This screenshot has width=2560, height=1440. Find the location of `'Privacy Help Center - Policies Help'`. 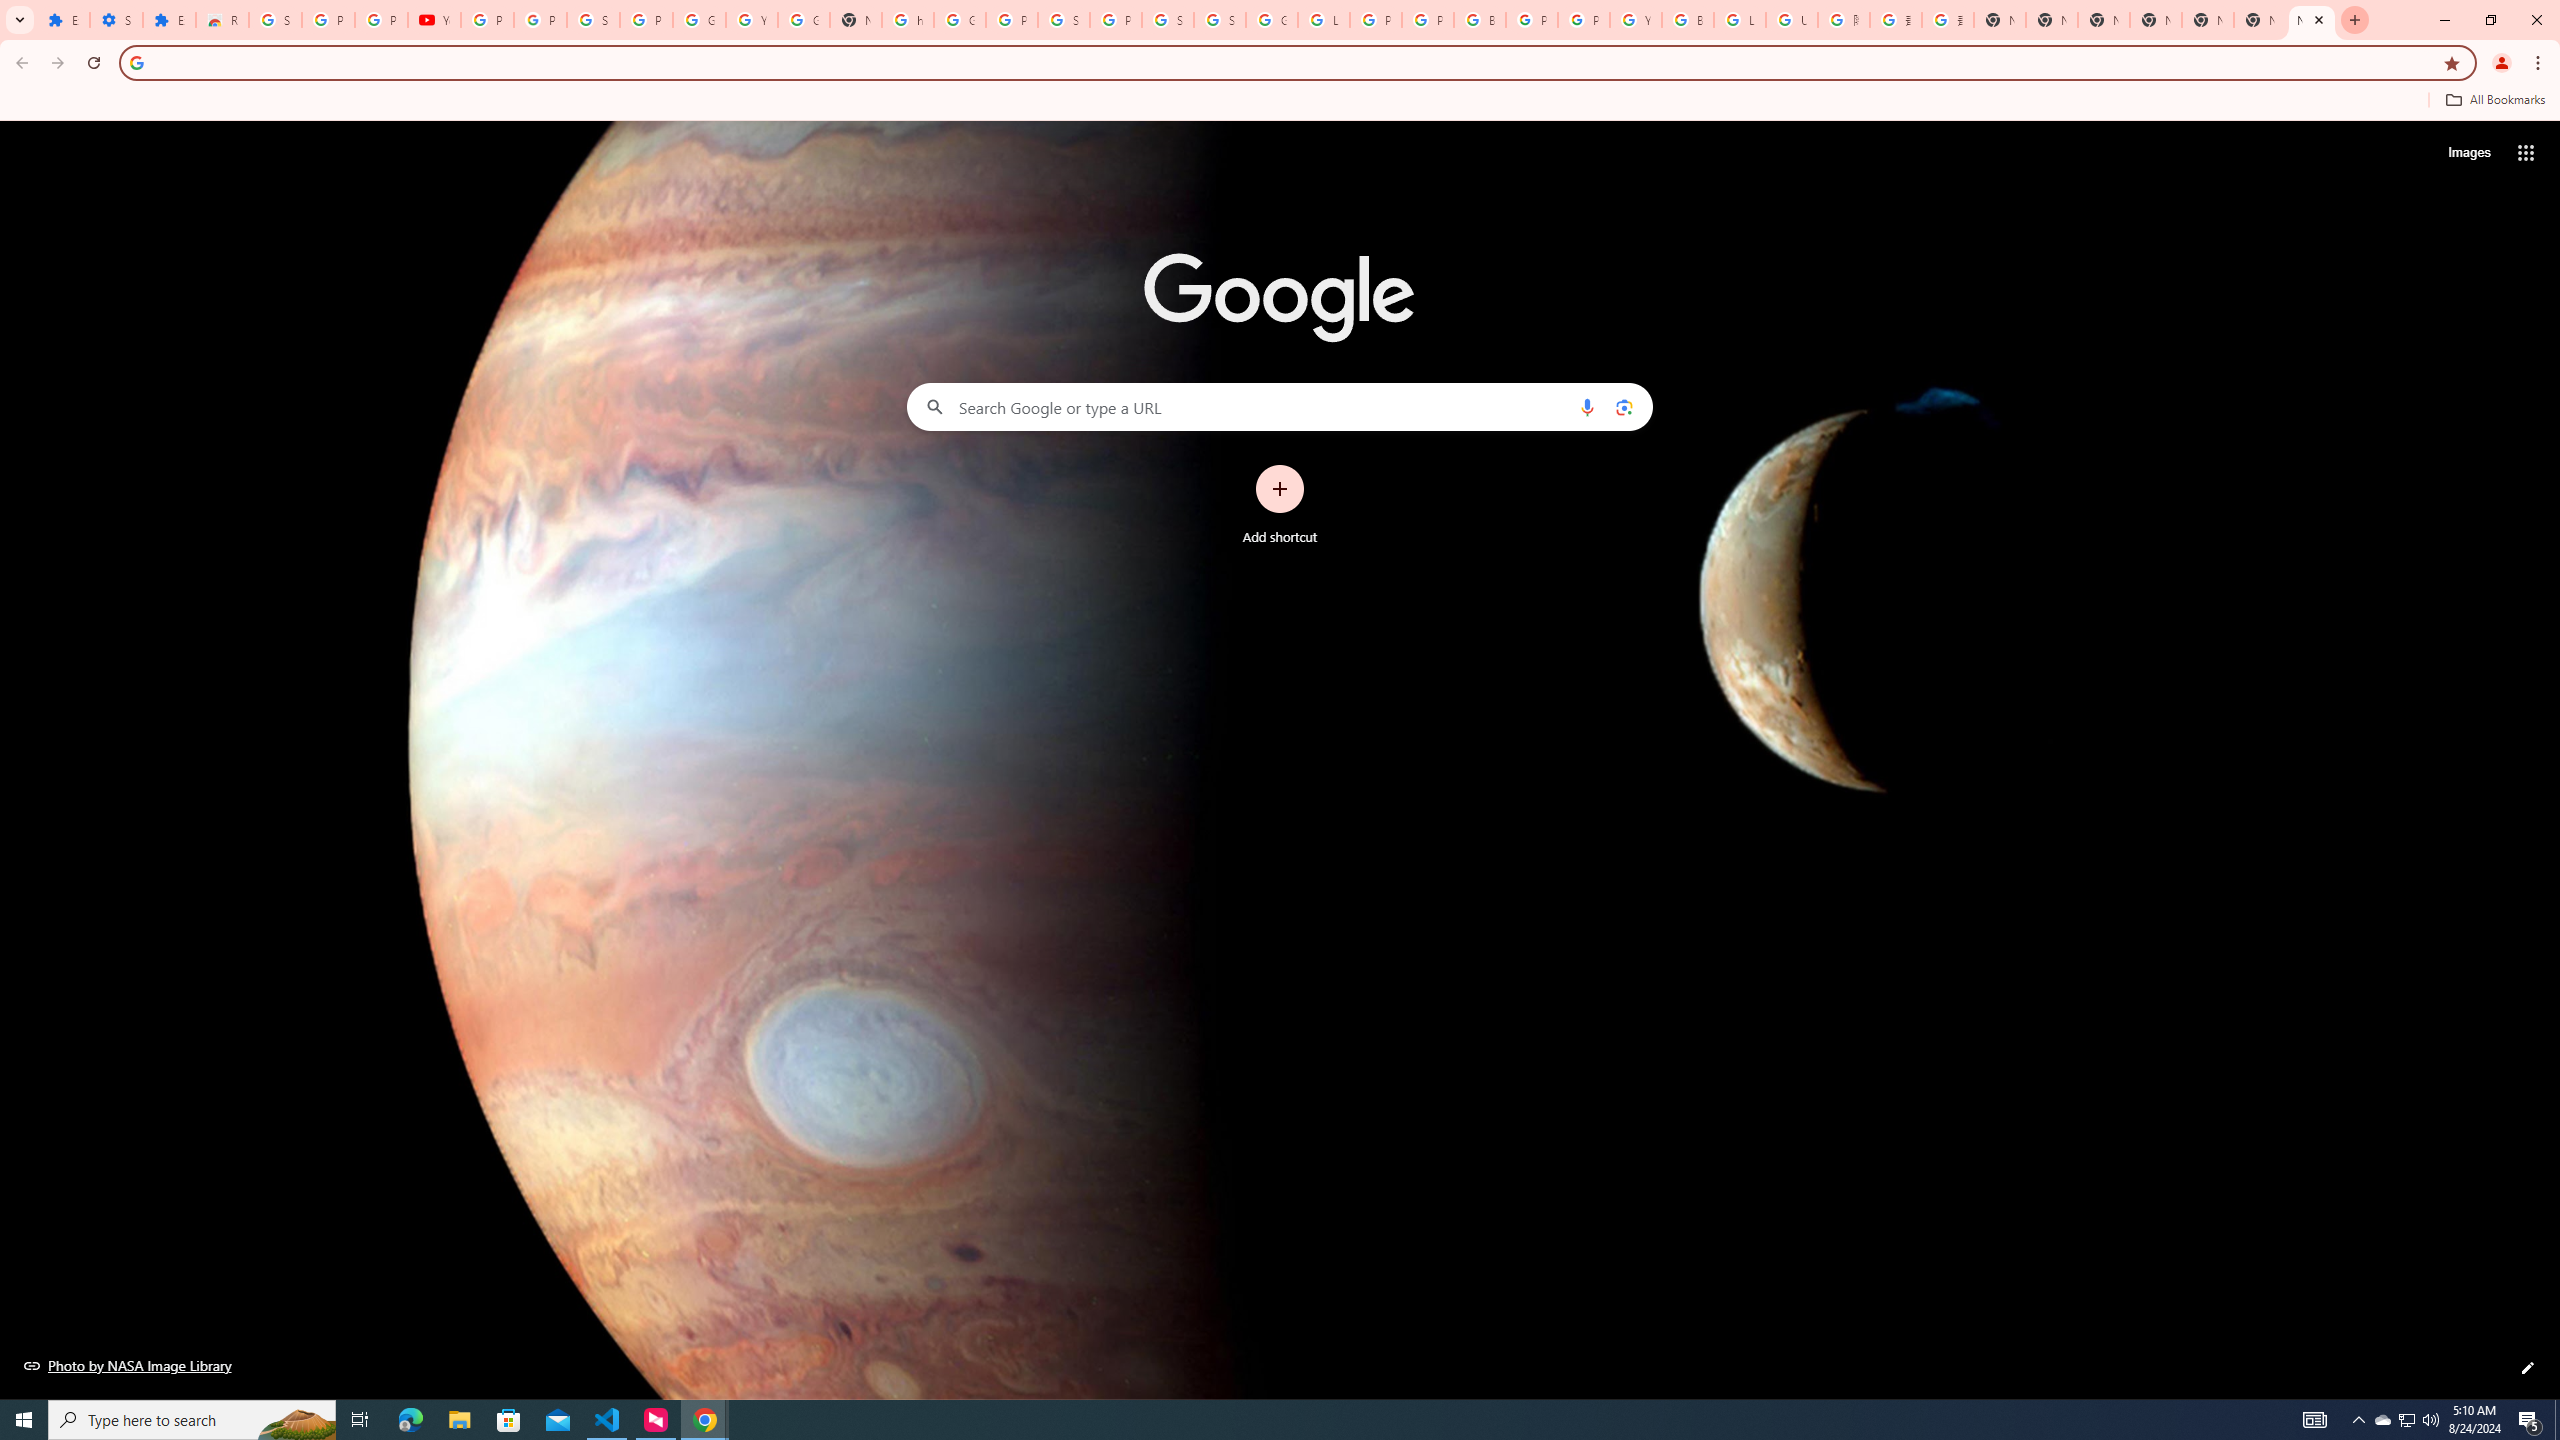

'Privacy Help Center - Policies Help' is located at coordinates (1375, 19).